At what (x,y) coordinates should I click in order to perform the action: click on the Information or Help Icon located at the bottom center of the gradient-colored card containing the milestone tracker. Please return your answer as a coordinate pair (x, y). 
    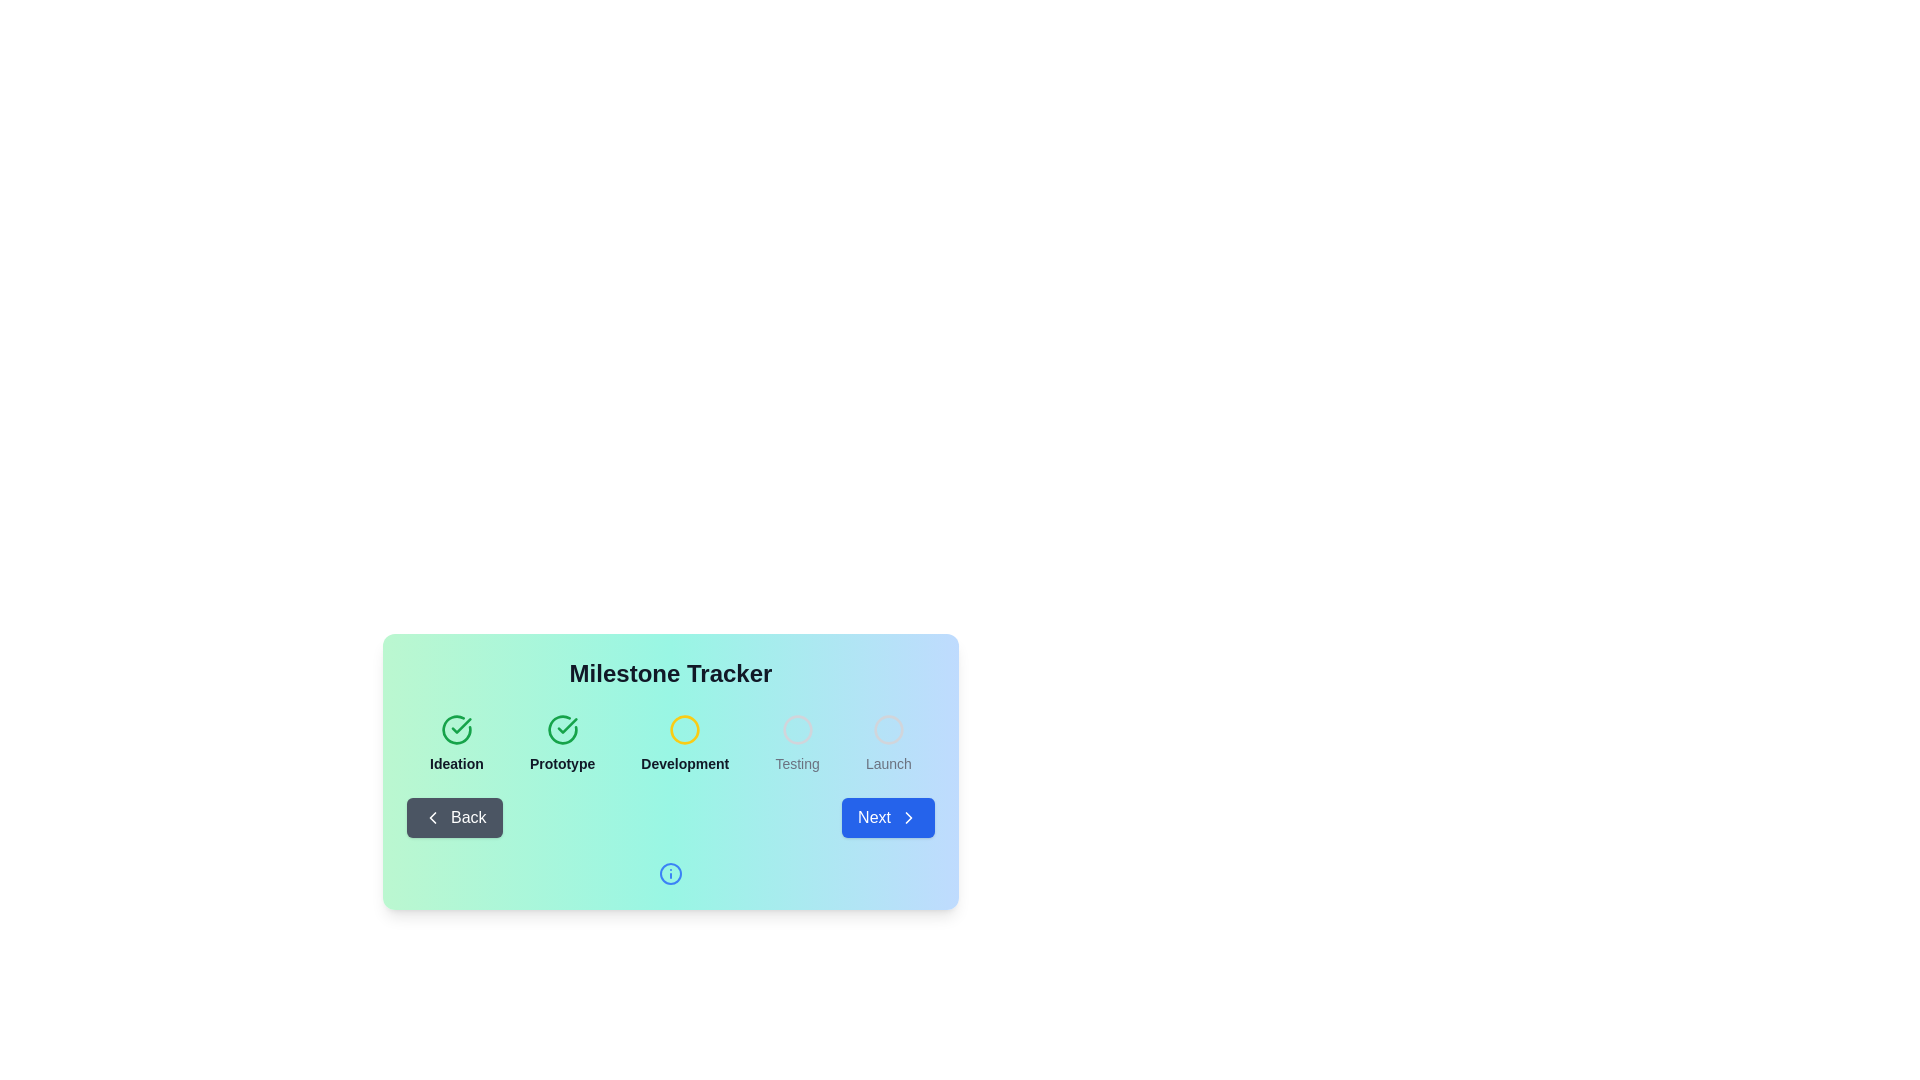
    Looking at the image, I should click on (671, 873).